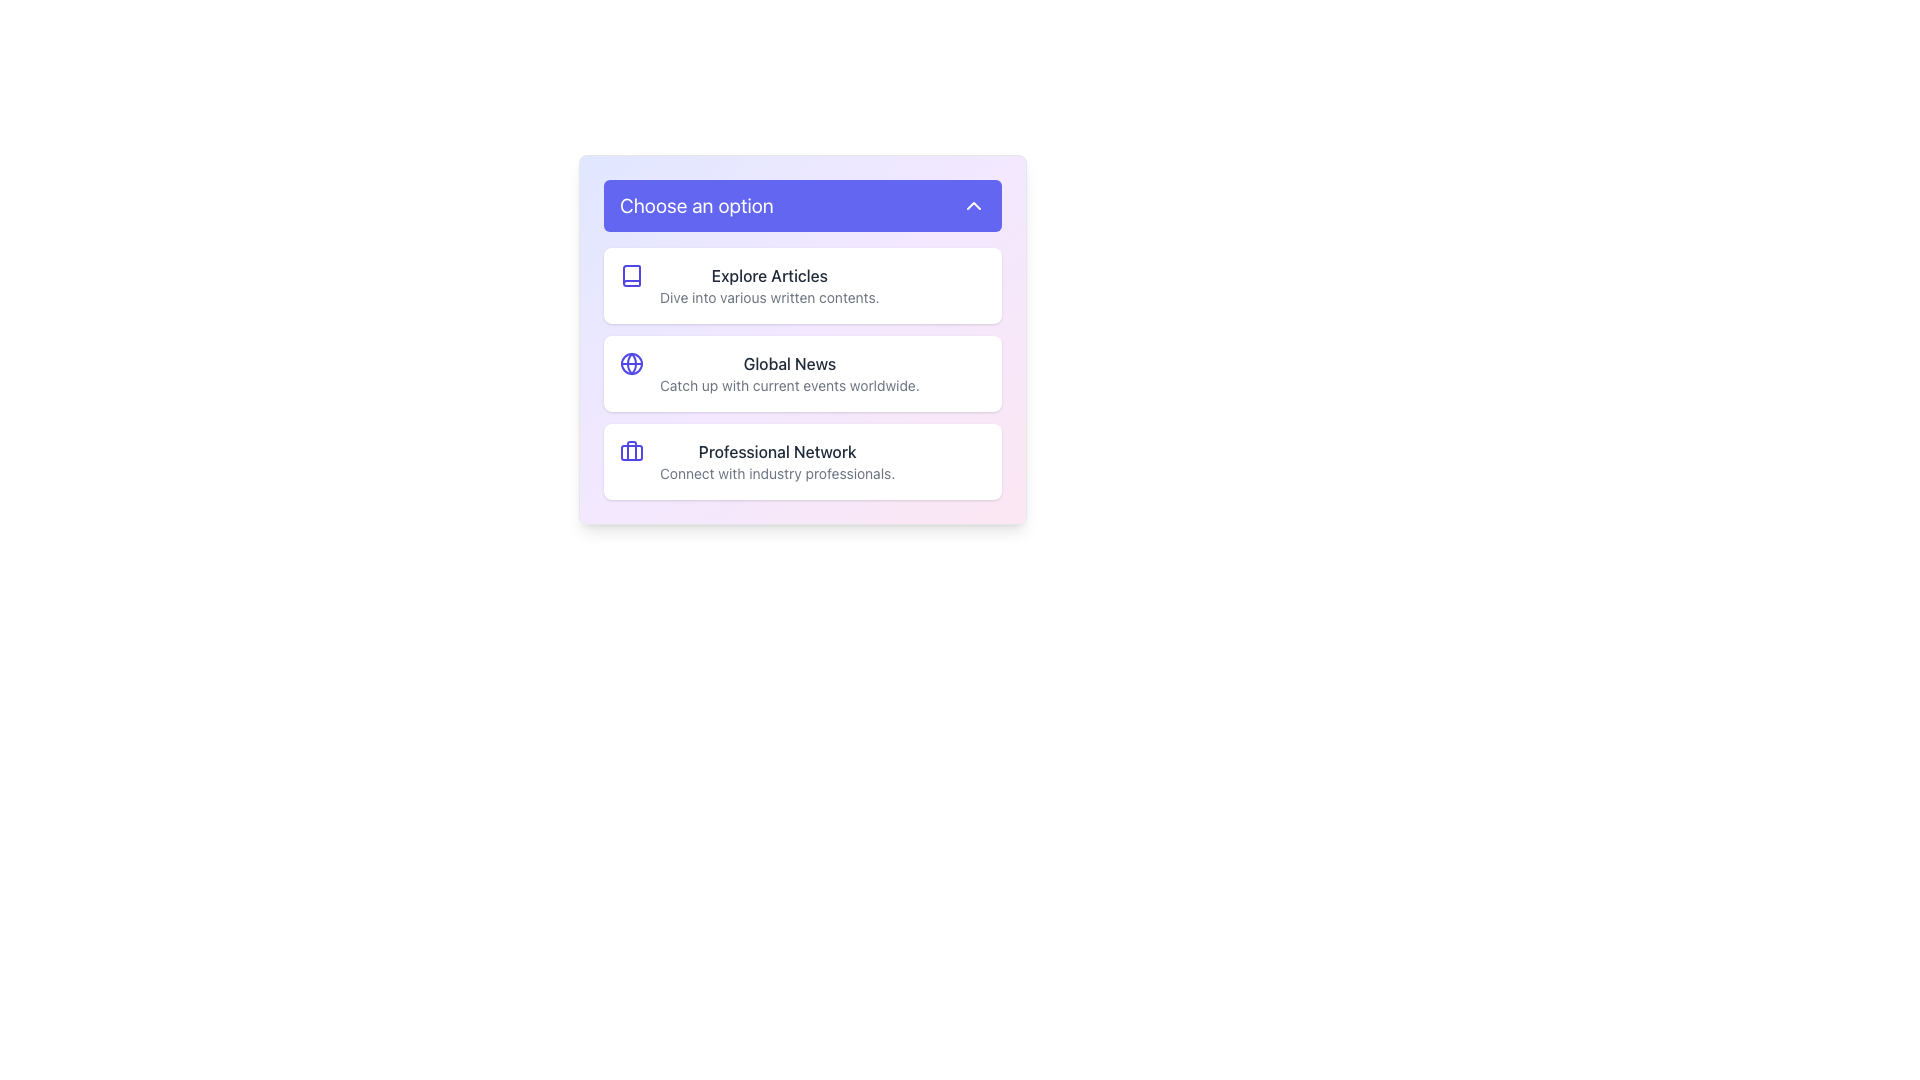  I want to click on the informative text label reading 'Catch up with current events worldwide.' located below the title 'Global News' in the vertical menu list, so click(788, 385).